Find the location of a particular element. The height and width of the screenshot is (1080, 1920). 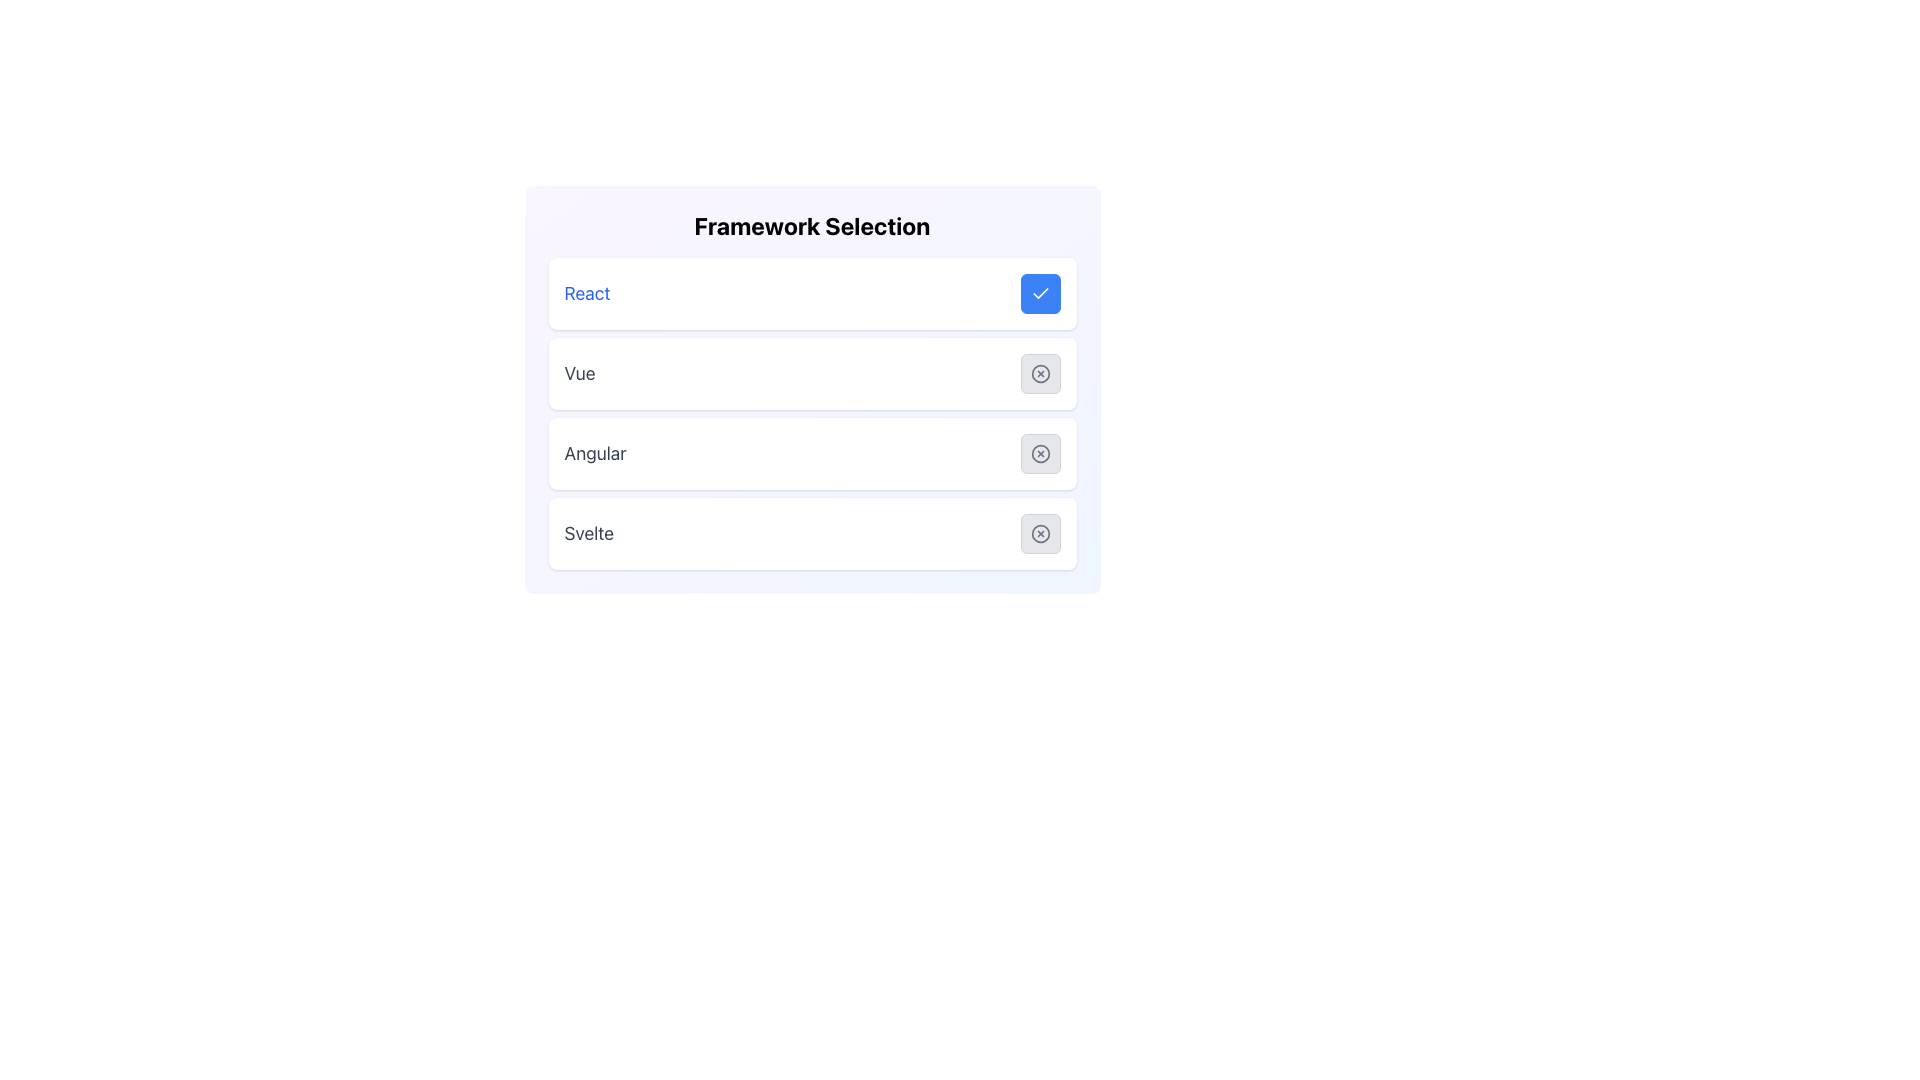

the decorative circle embedded within the button associated with the 'Vue' option in the framework selection interface is located at coordinates (1040, 374).